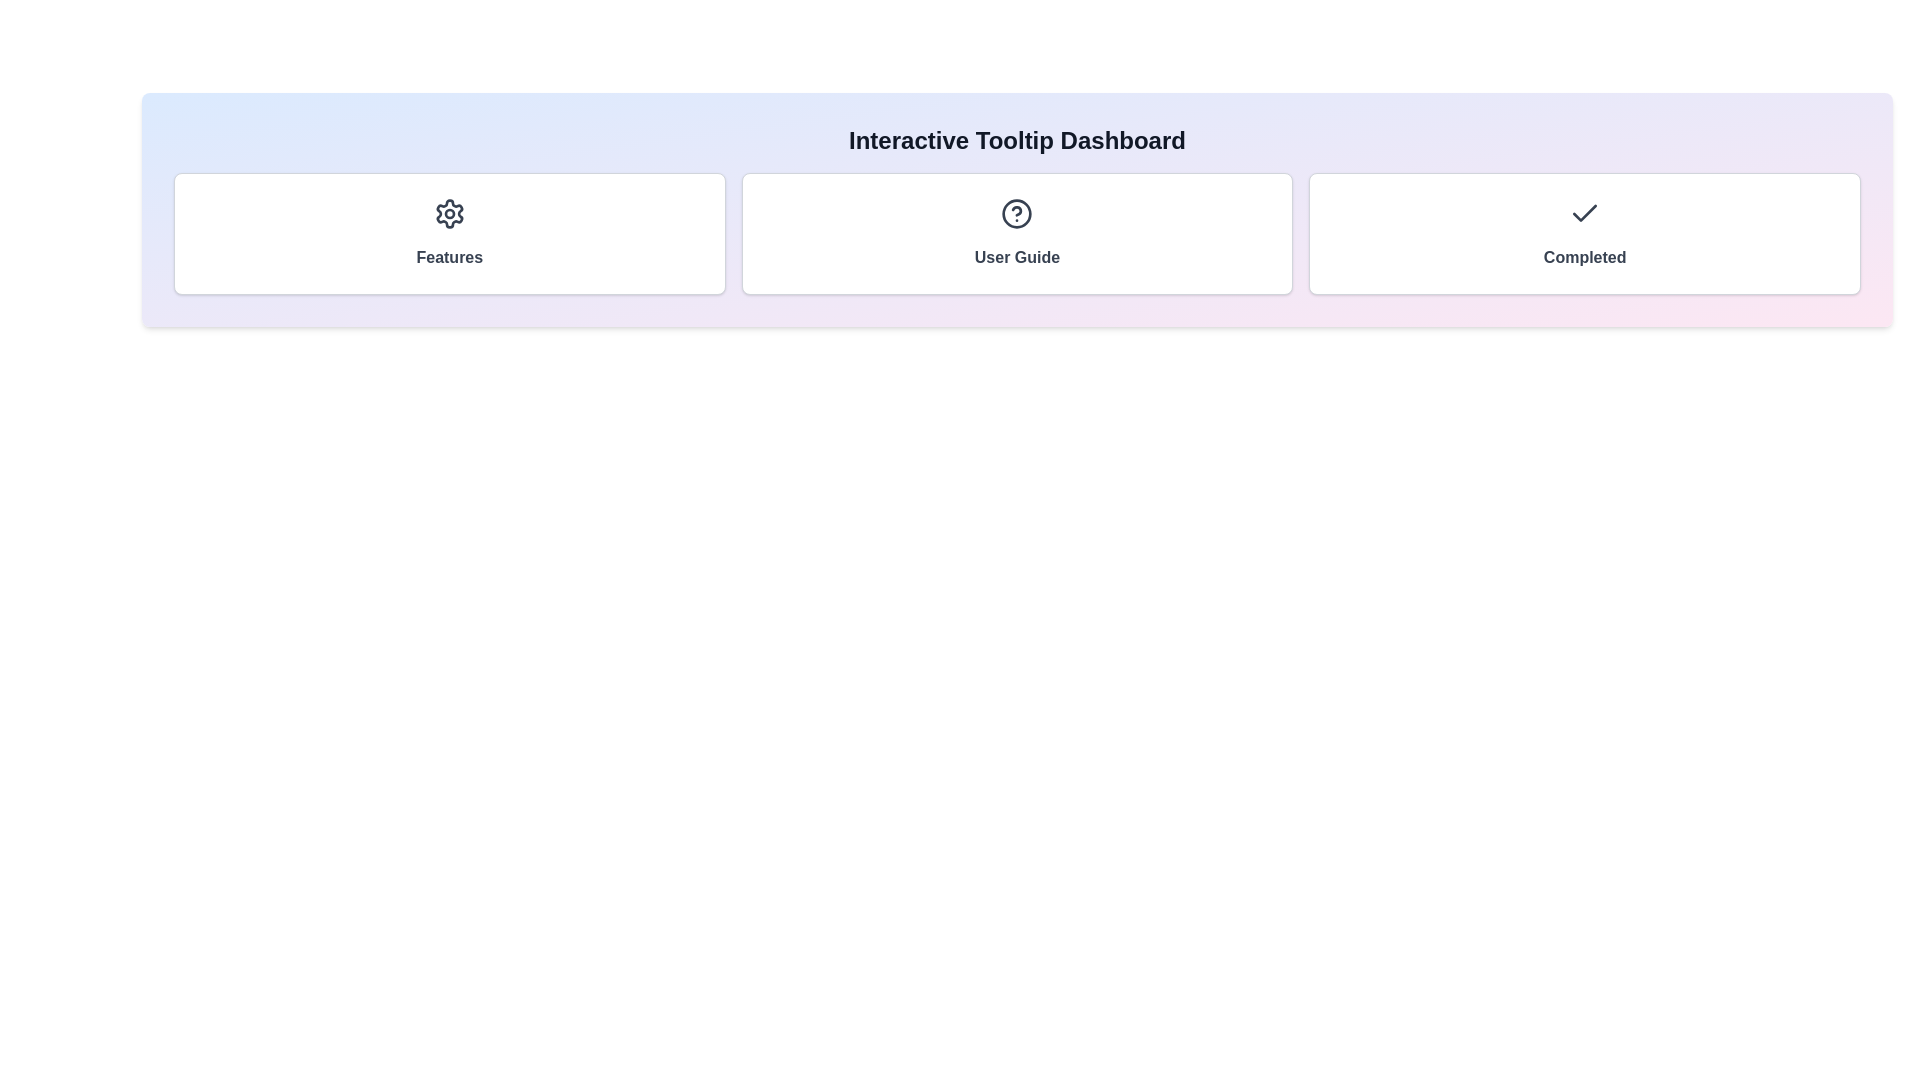 The image size is (1920, 1080). What do you see at coordinates (1017, 257) in the screenshot?
I see `the 'User Guide' static text element, which is displayed in a bold sans-serif font with gray color, located in the center card of a three card layout` at bounding box center [1017, 257].